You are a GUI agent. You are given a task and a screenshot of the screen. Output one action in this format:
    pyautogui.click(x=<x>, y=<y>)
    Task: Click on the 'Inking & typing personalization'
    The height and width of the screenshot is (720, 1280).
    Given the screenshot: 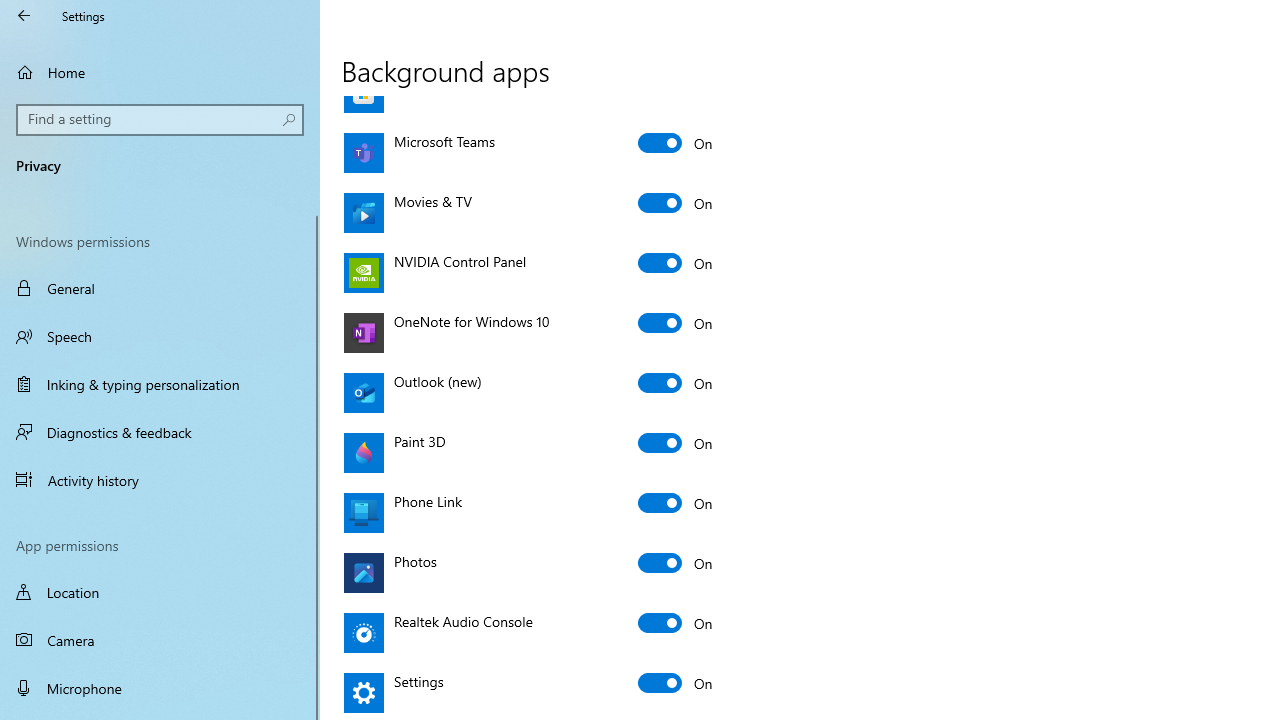 What is the action you would take?
    pyautogui.click(x=160, y=384)
    